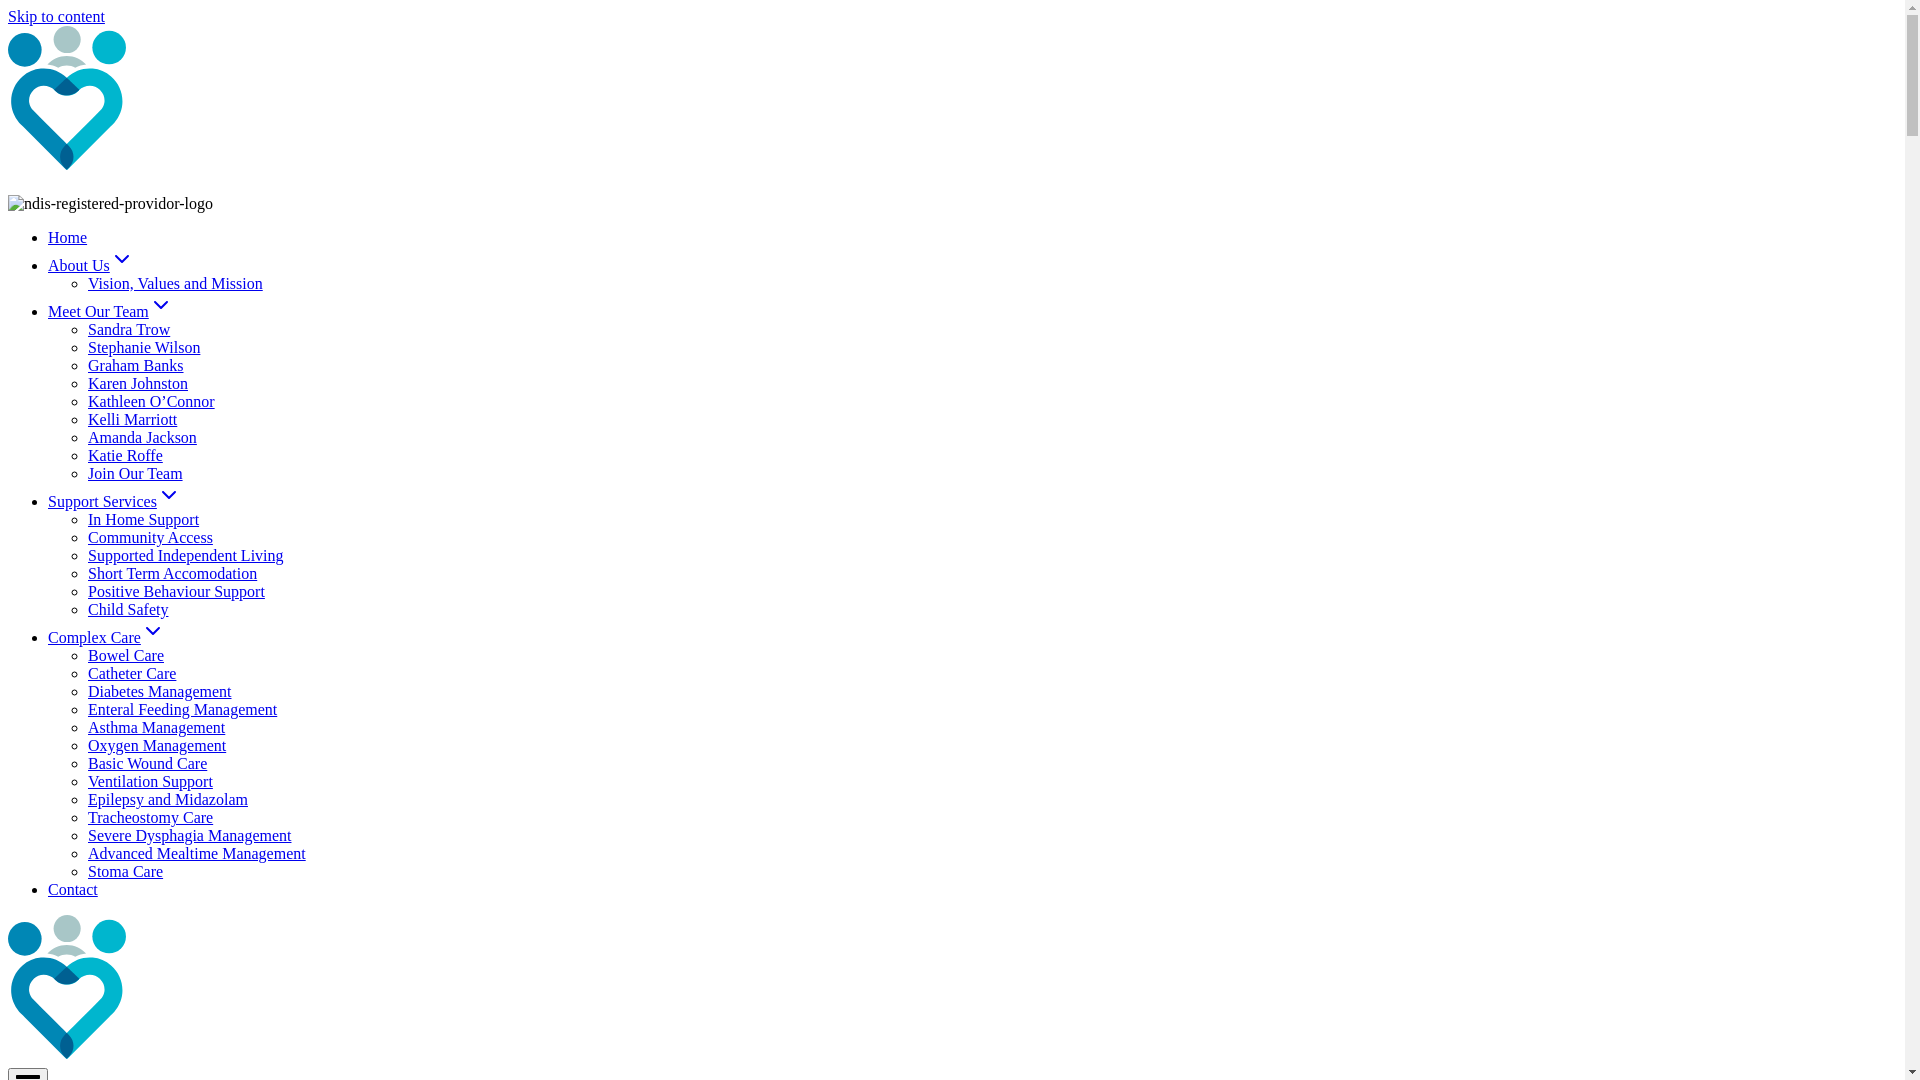 Image resolution: width=1920 pixels, height=1080 pixels. I want to click on 'Sandra Trow', so click(128, 328).